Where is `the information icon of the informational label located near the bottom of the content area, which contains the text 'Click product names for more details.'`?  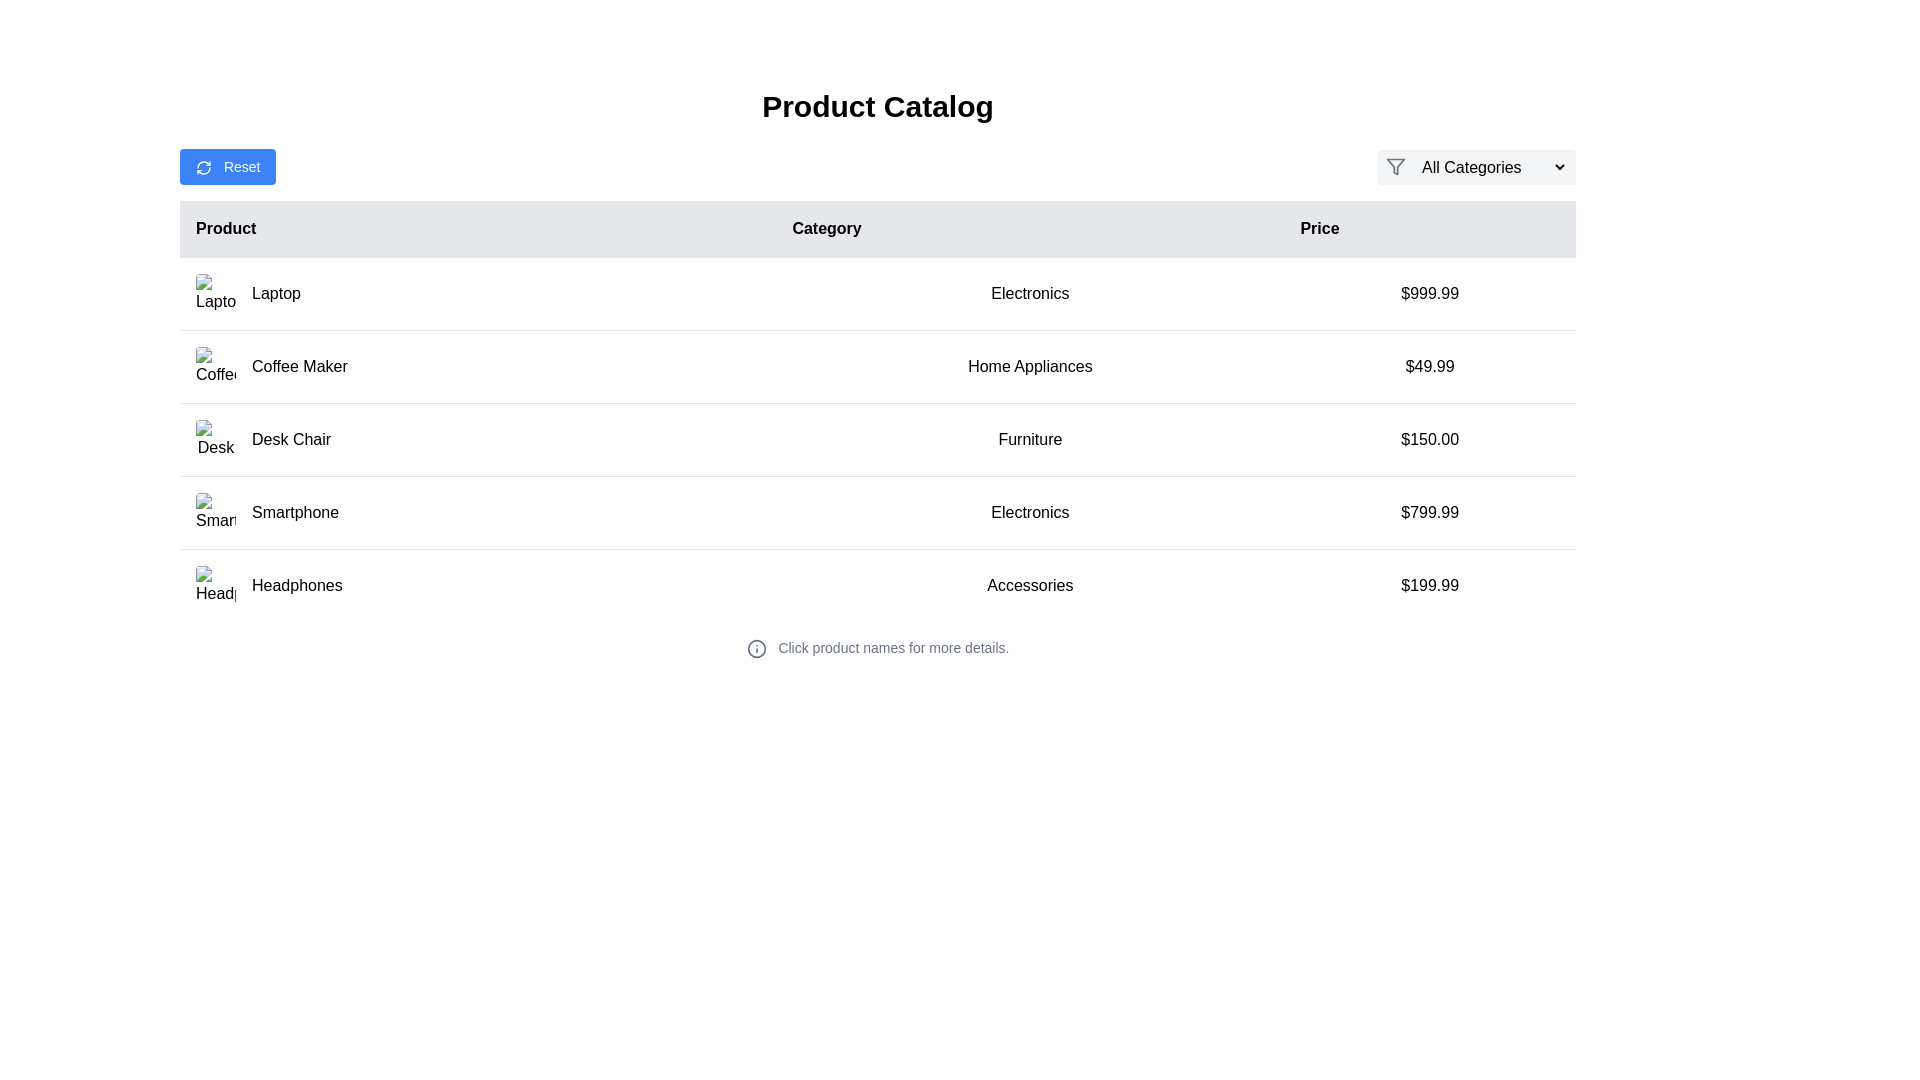
the information icon of the informational label located near the bottom of the content area, which contains the text 'Click product names for more details.' is located at coordinates (878, 648).